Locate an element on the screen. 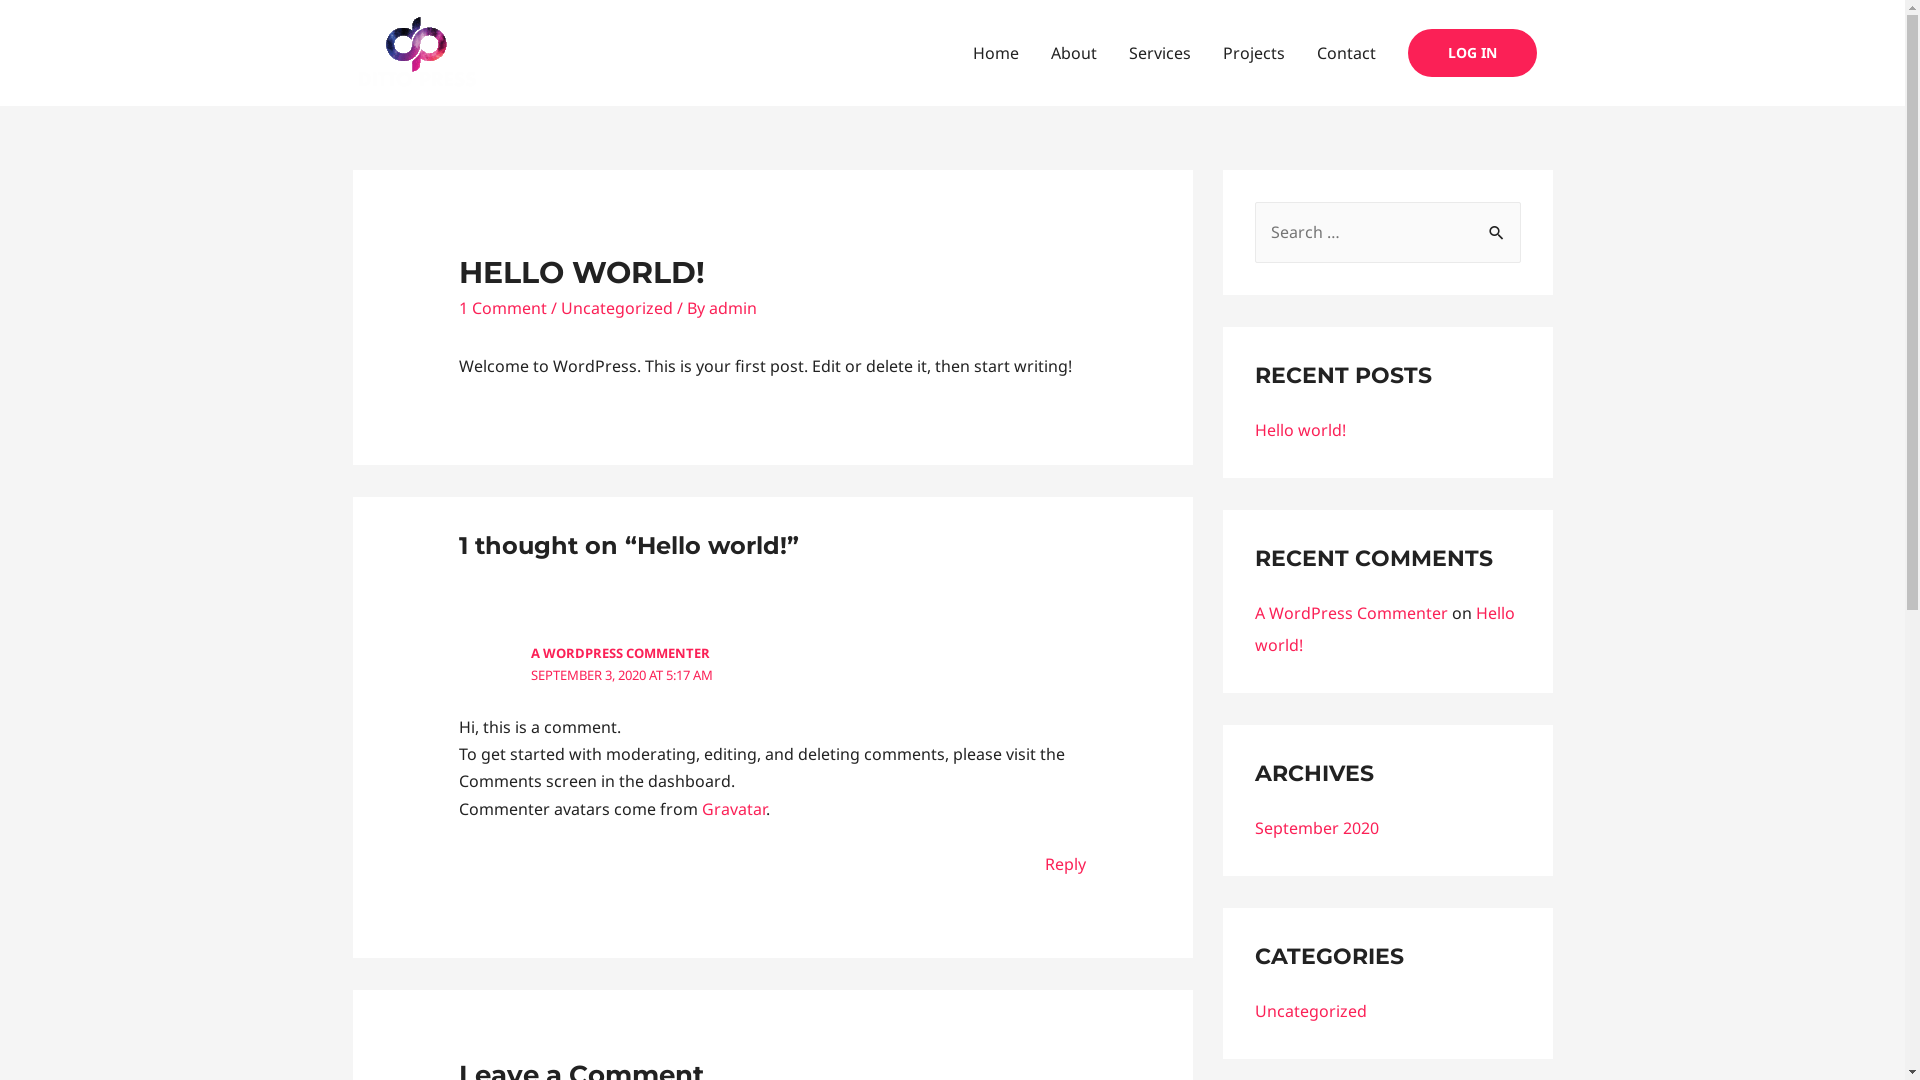  'admin' is located at coordinates (732, 308).